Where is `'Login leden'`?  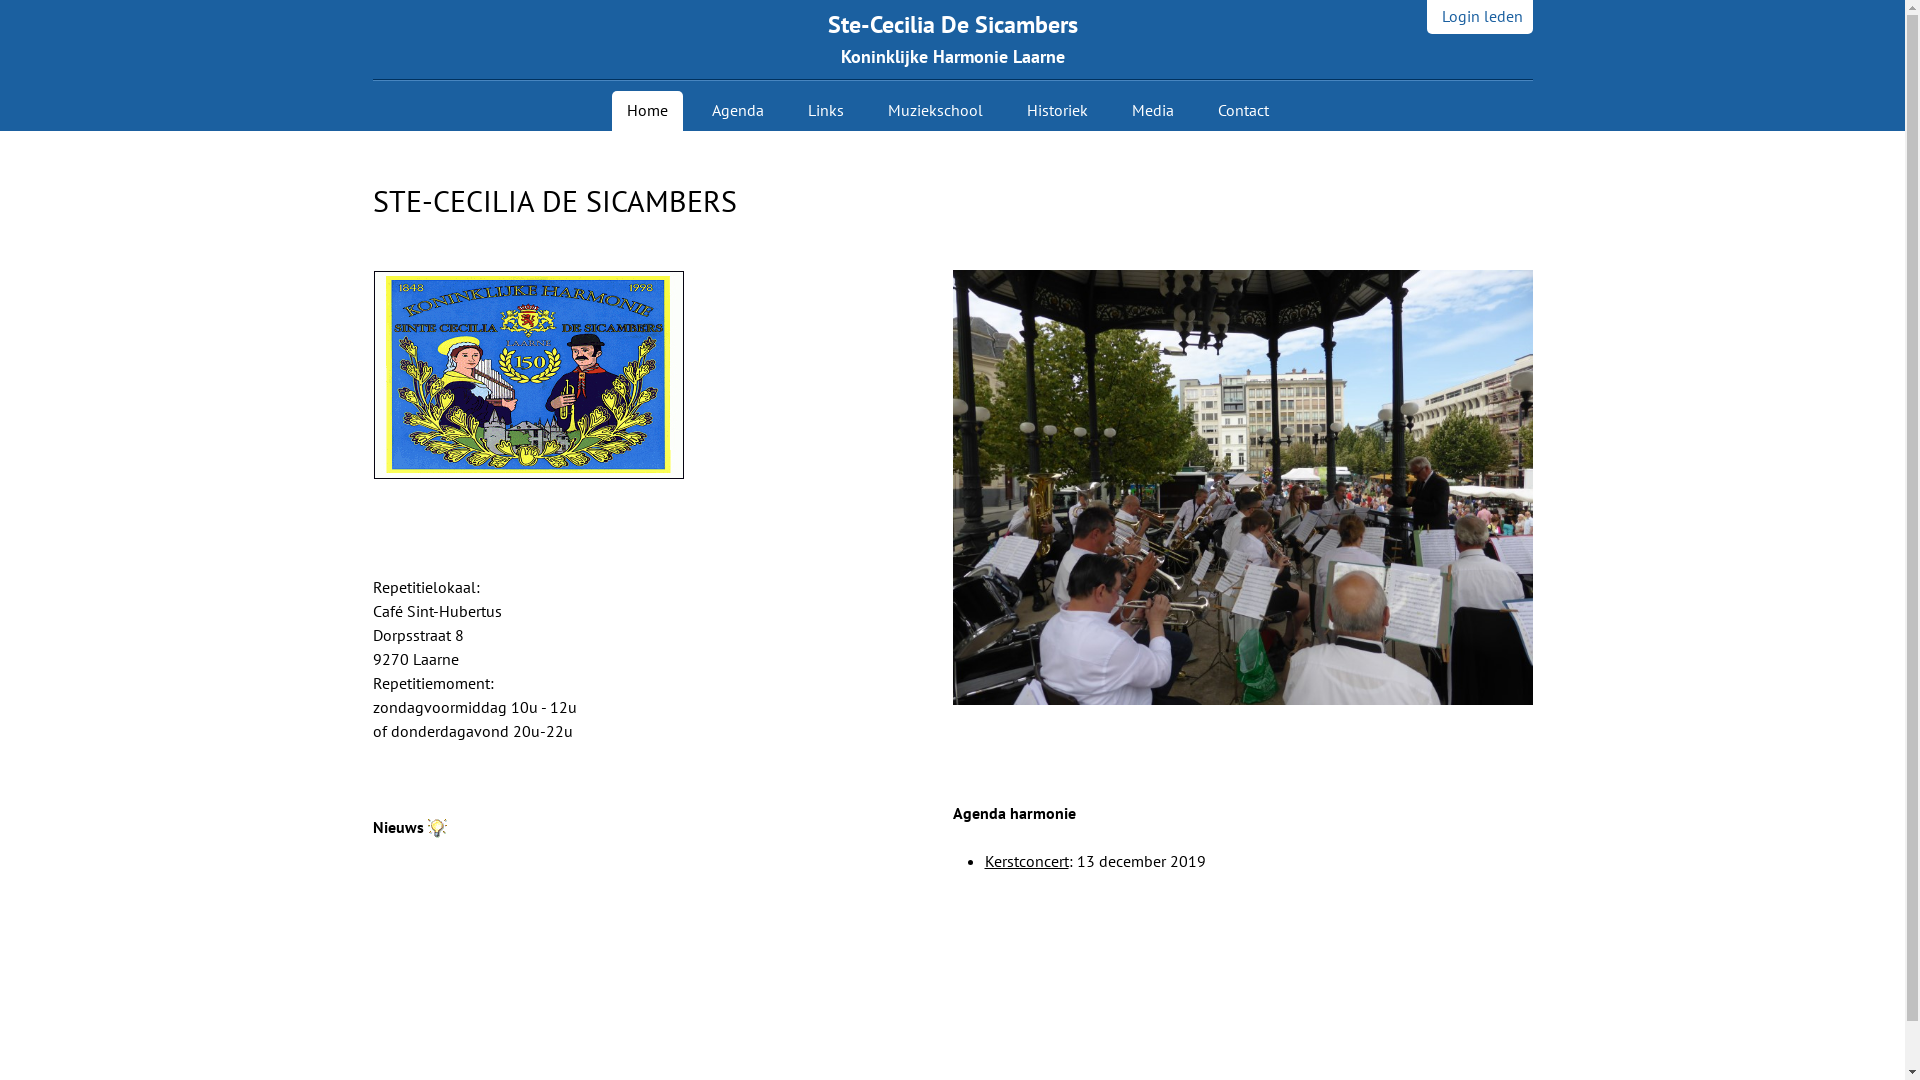 'Login leden' is located at coordinates (1478, 16).